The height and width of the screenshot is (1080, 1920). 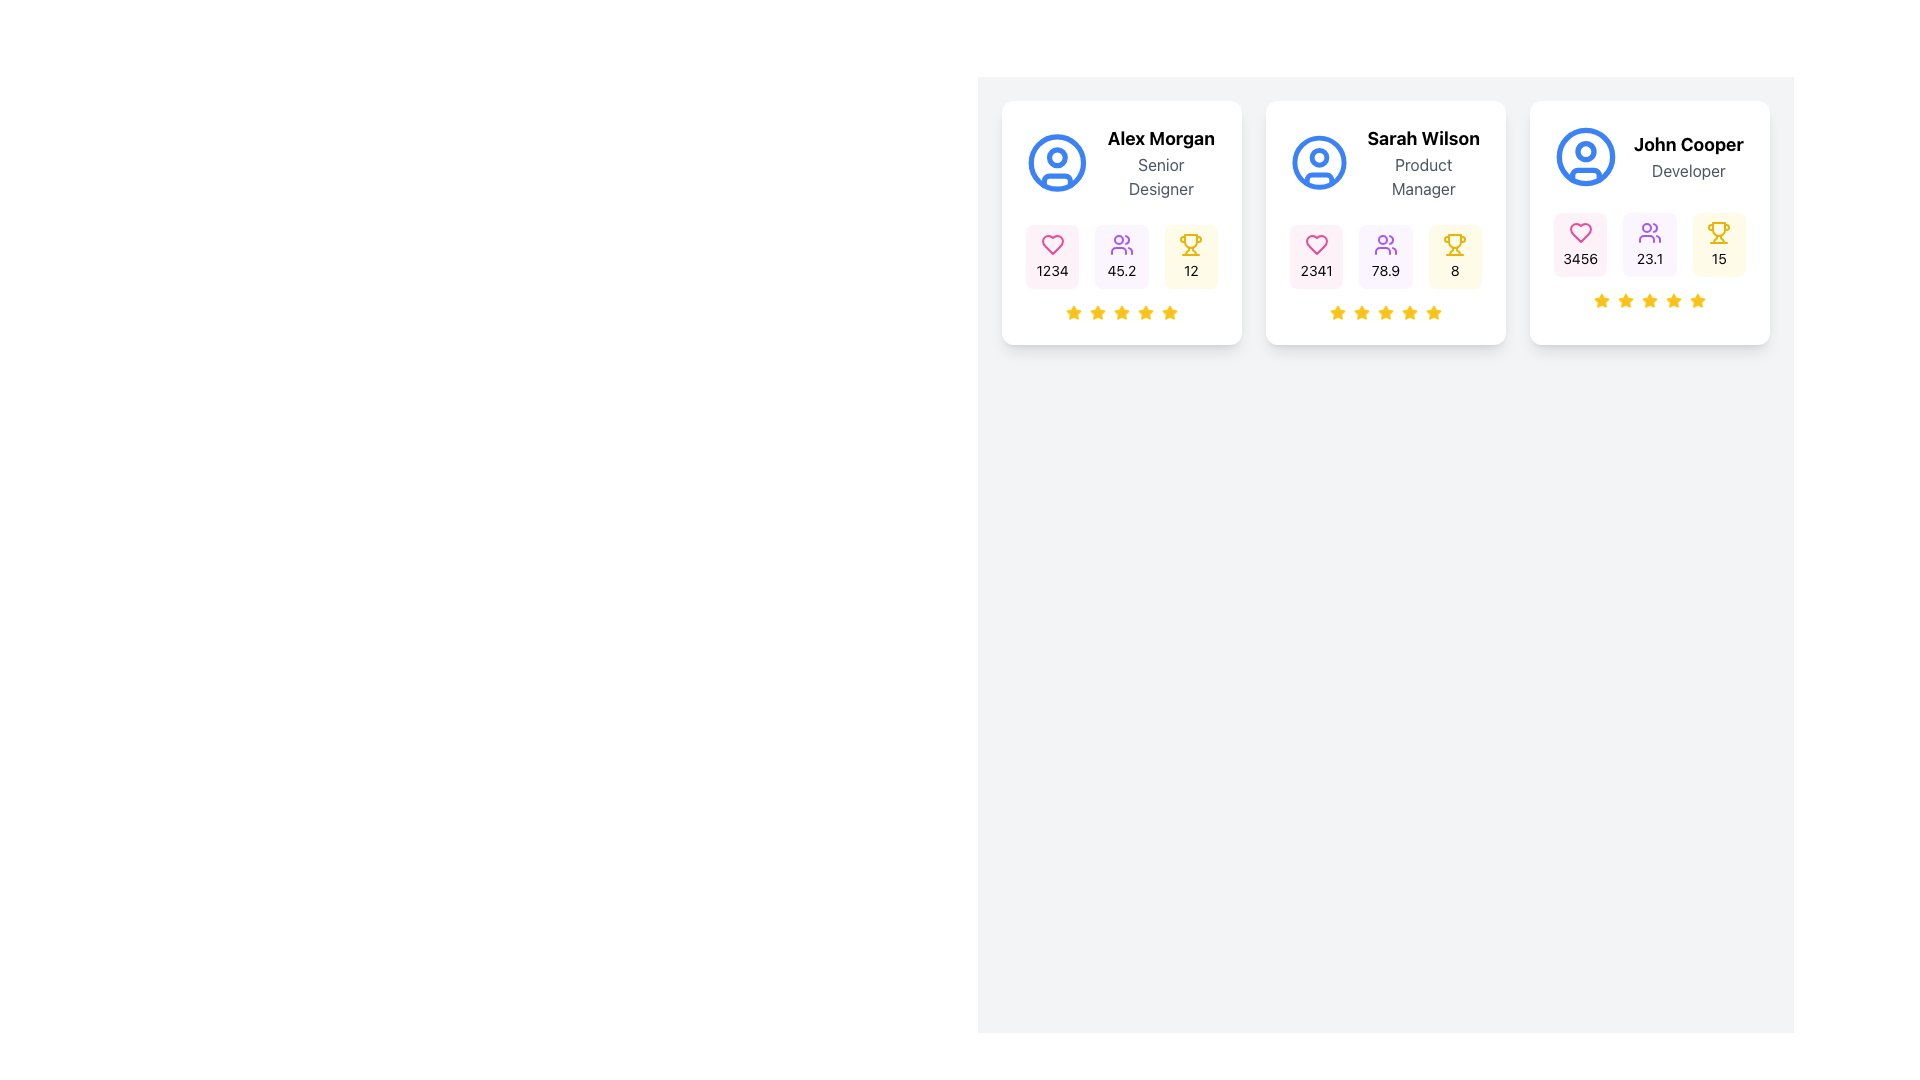 I want to click on the small solid inner circle of the circular graphical element representing a user profile icon, located in the avatar section of the user profile card, so click(x=1319, y=157).